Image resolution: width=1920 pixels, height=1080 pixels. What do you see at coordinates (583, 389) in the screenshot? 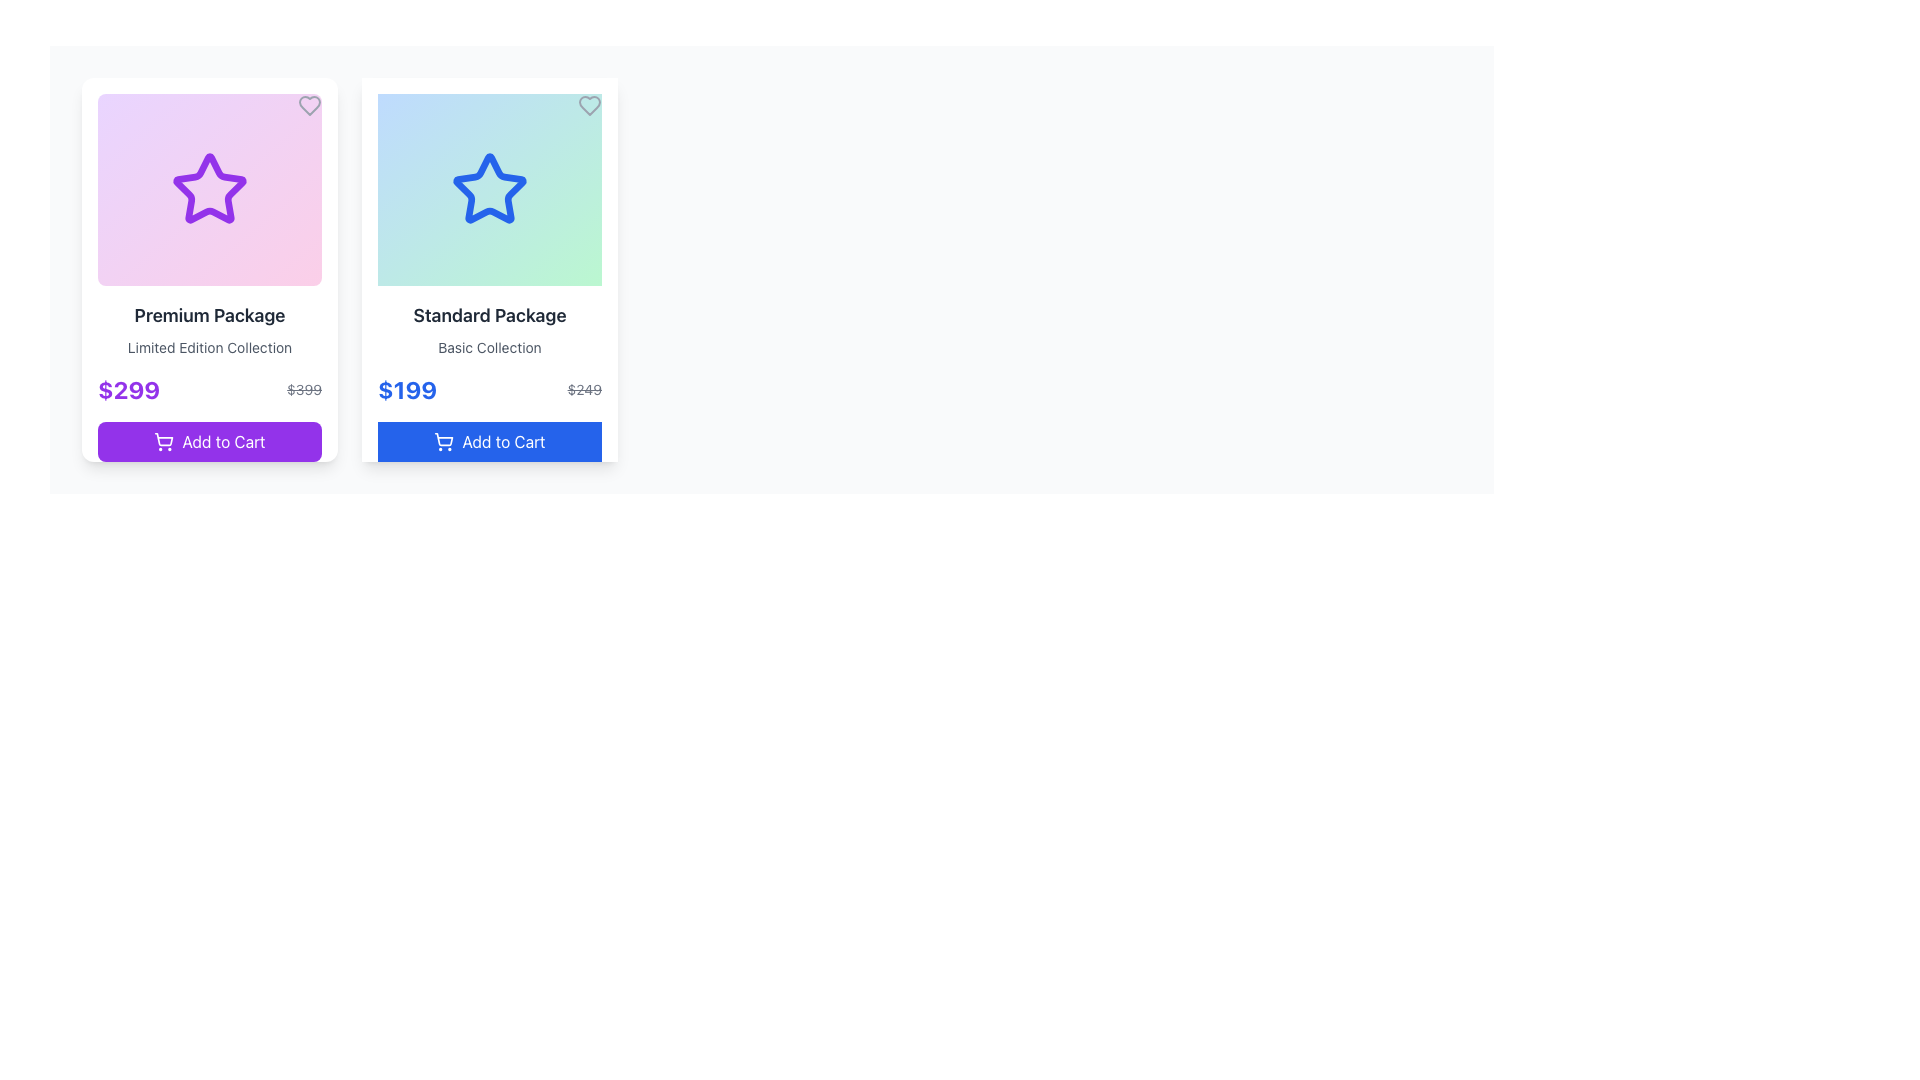
I see `the Price label with strike-through located in the 'Standard Package' card, positioned to the right of the displayed price '$199' near the bottom of the card` at bounding box center [583, 389].